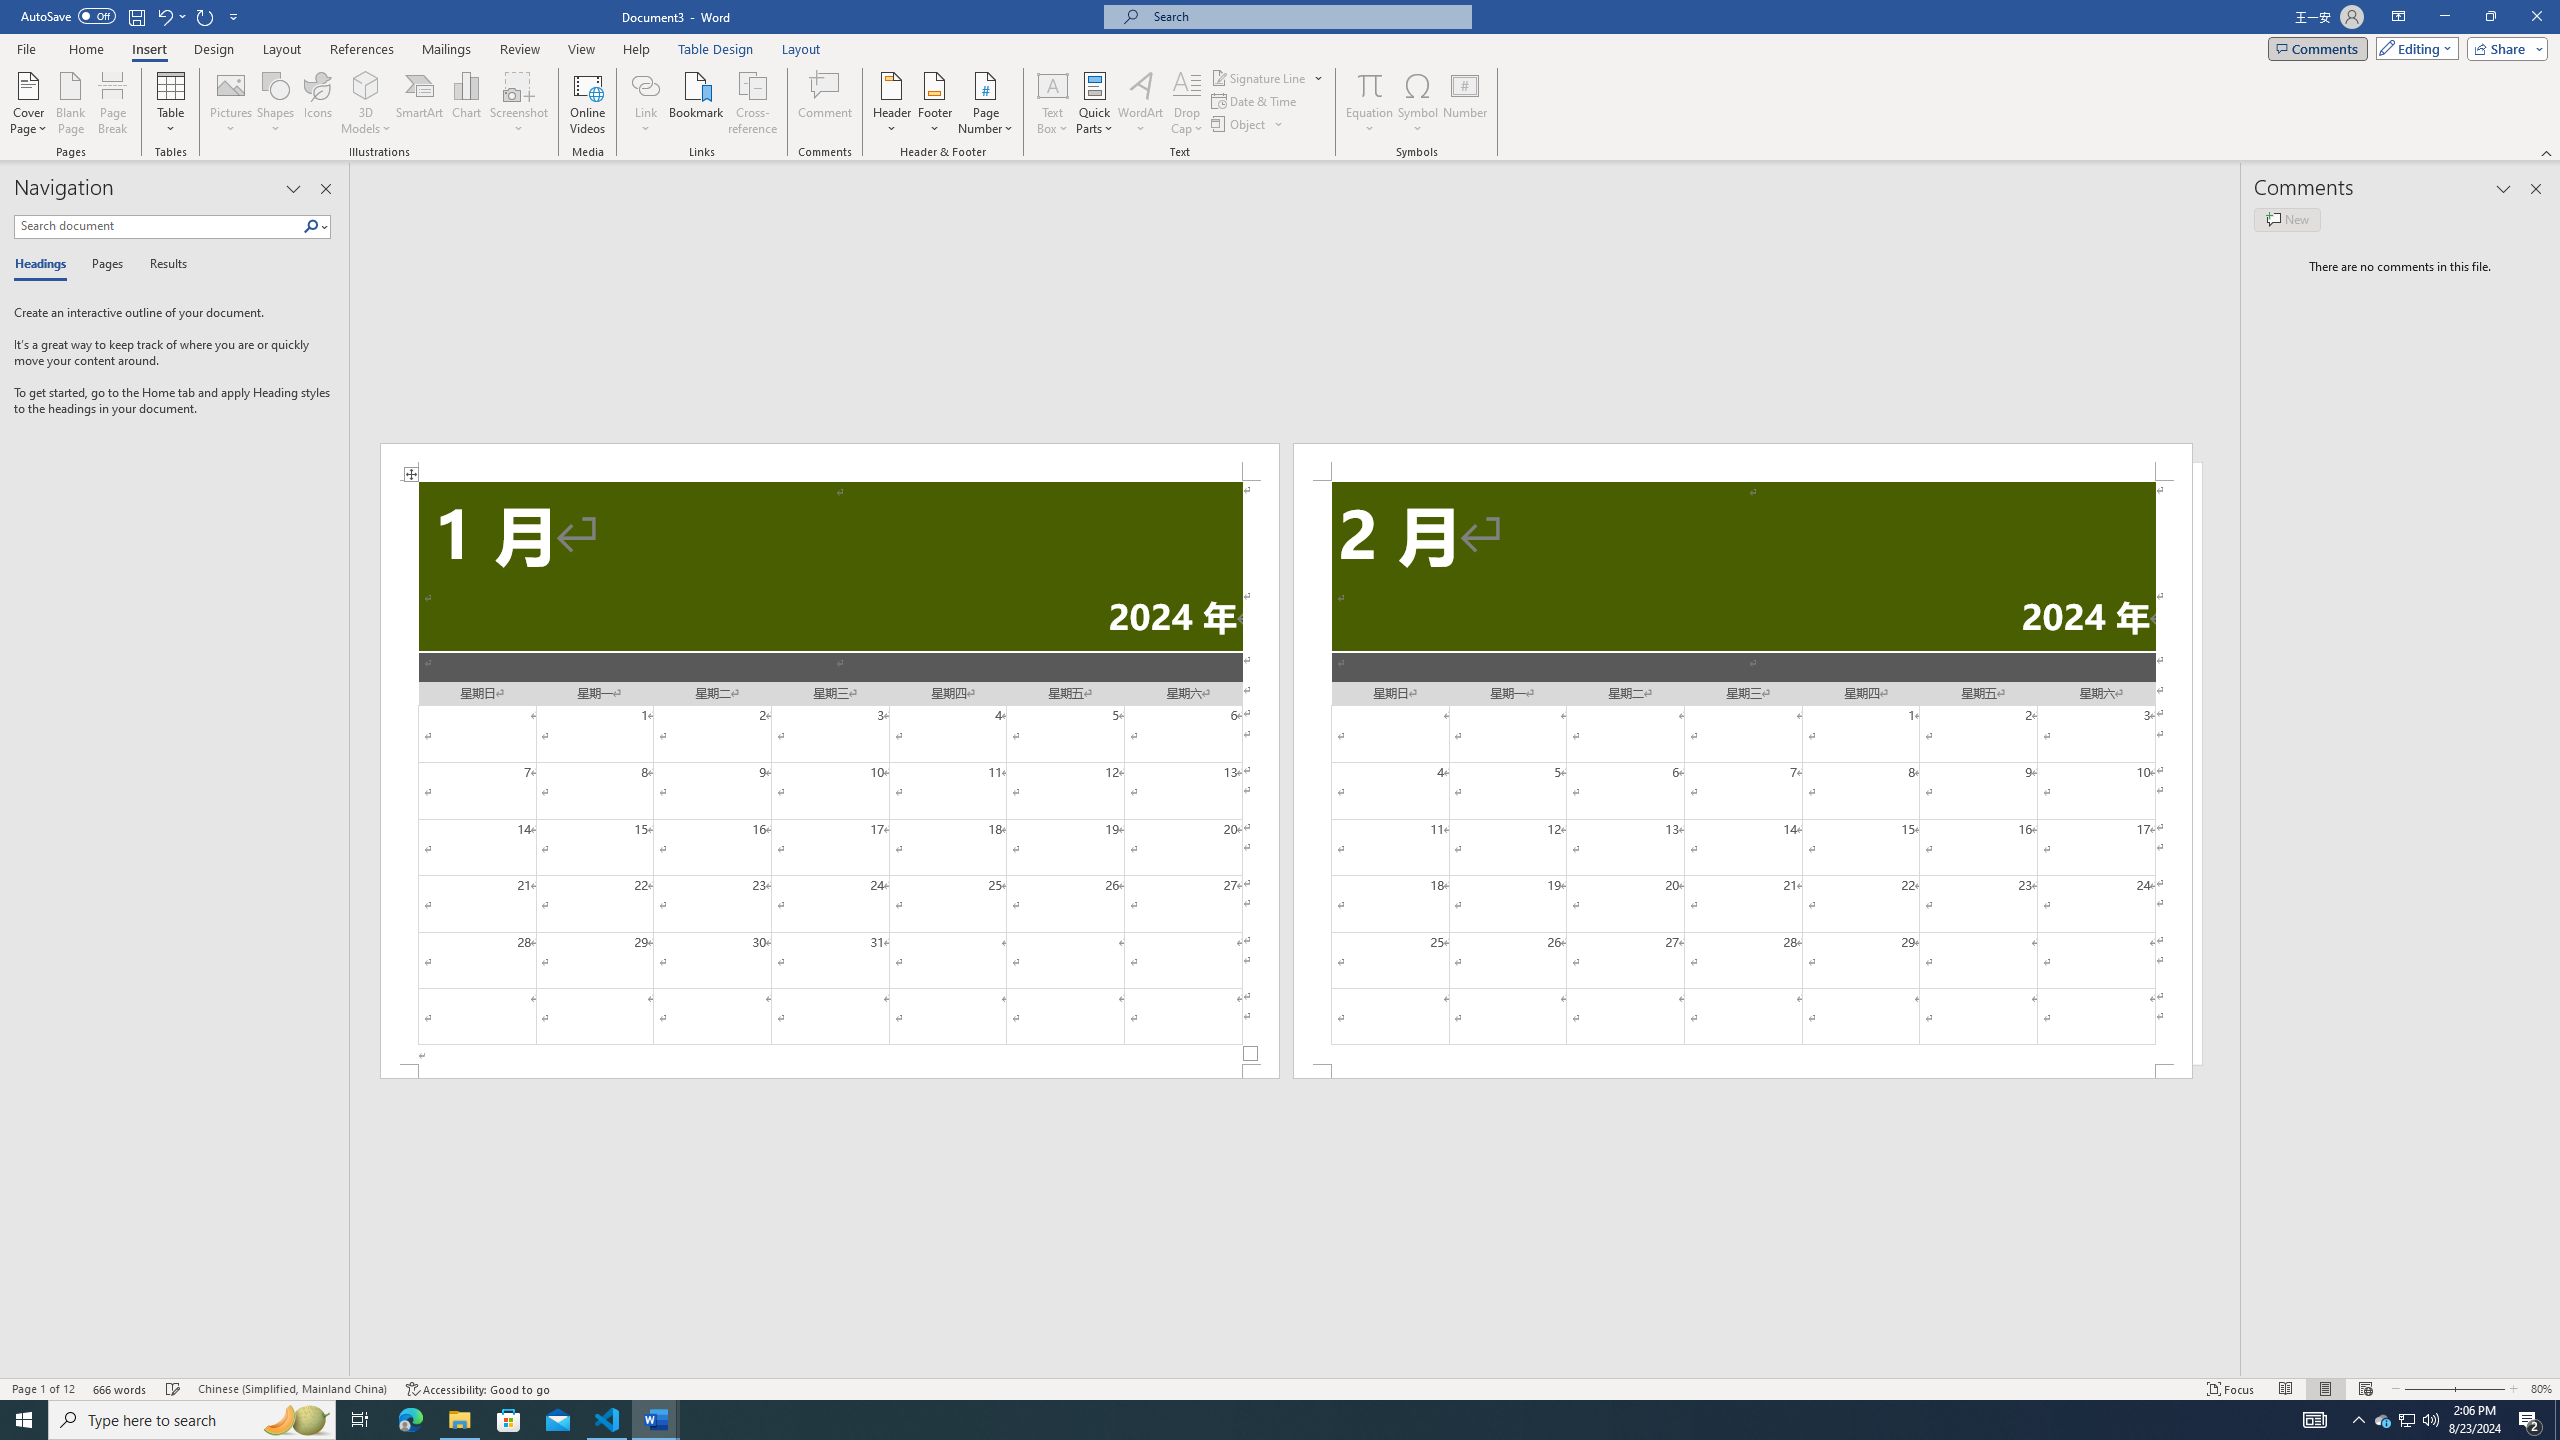  What do you see at coordinates (85, 49) in the screenshot?
I see `'Home'` at bounding box center [85, 49].